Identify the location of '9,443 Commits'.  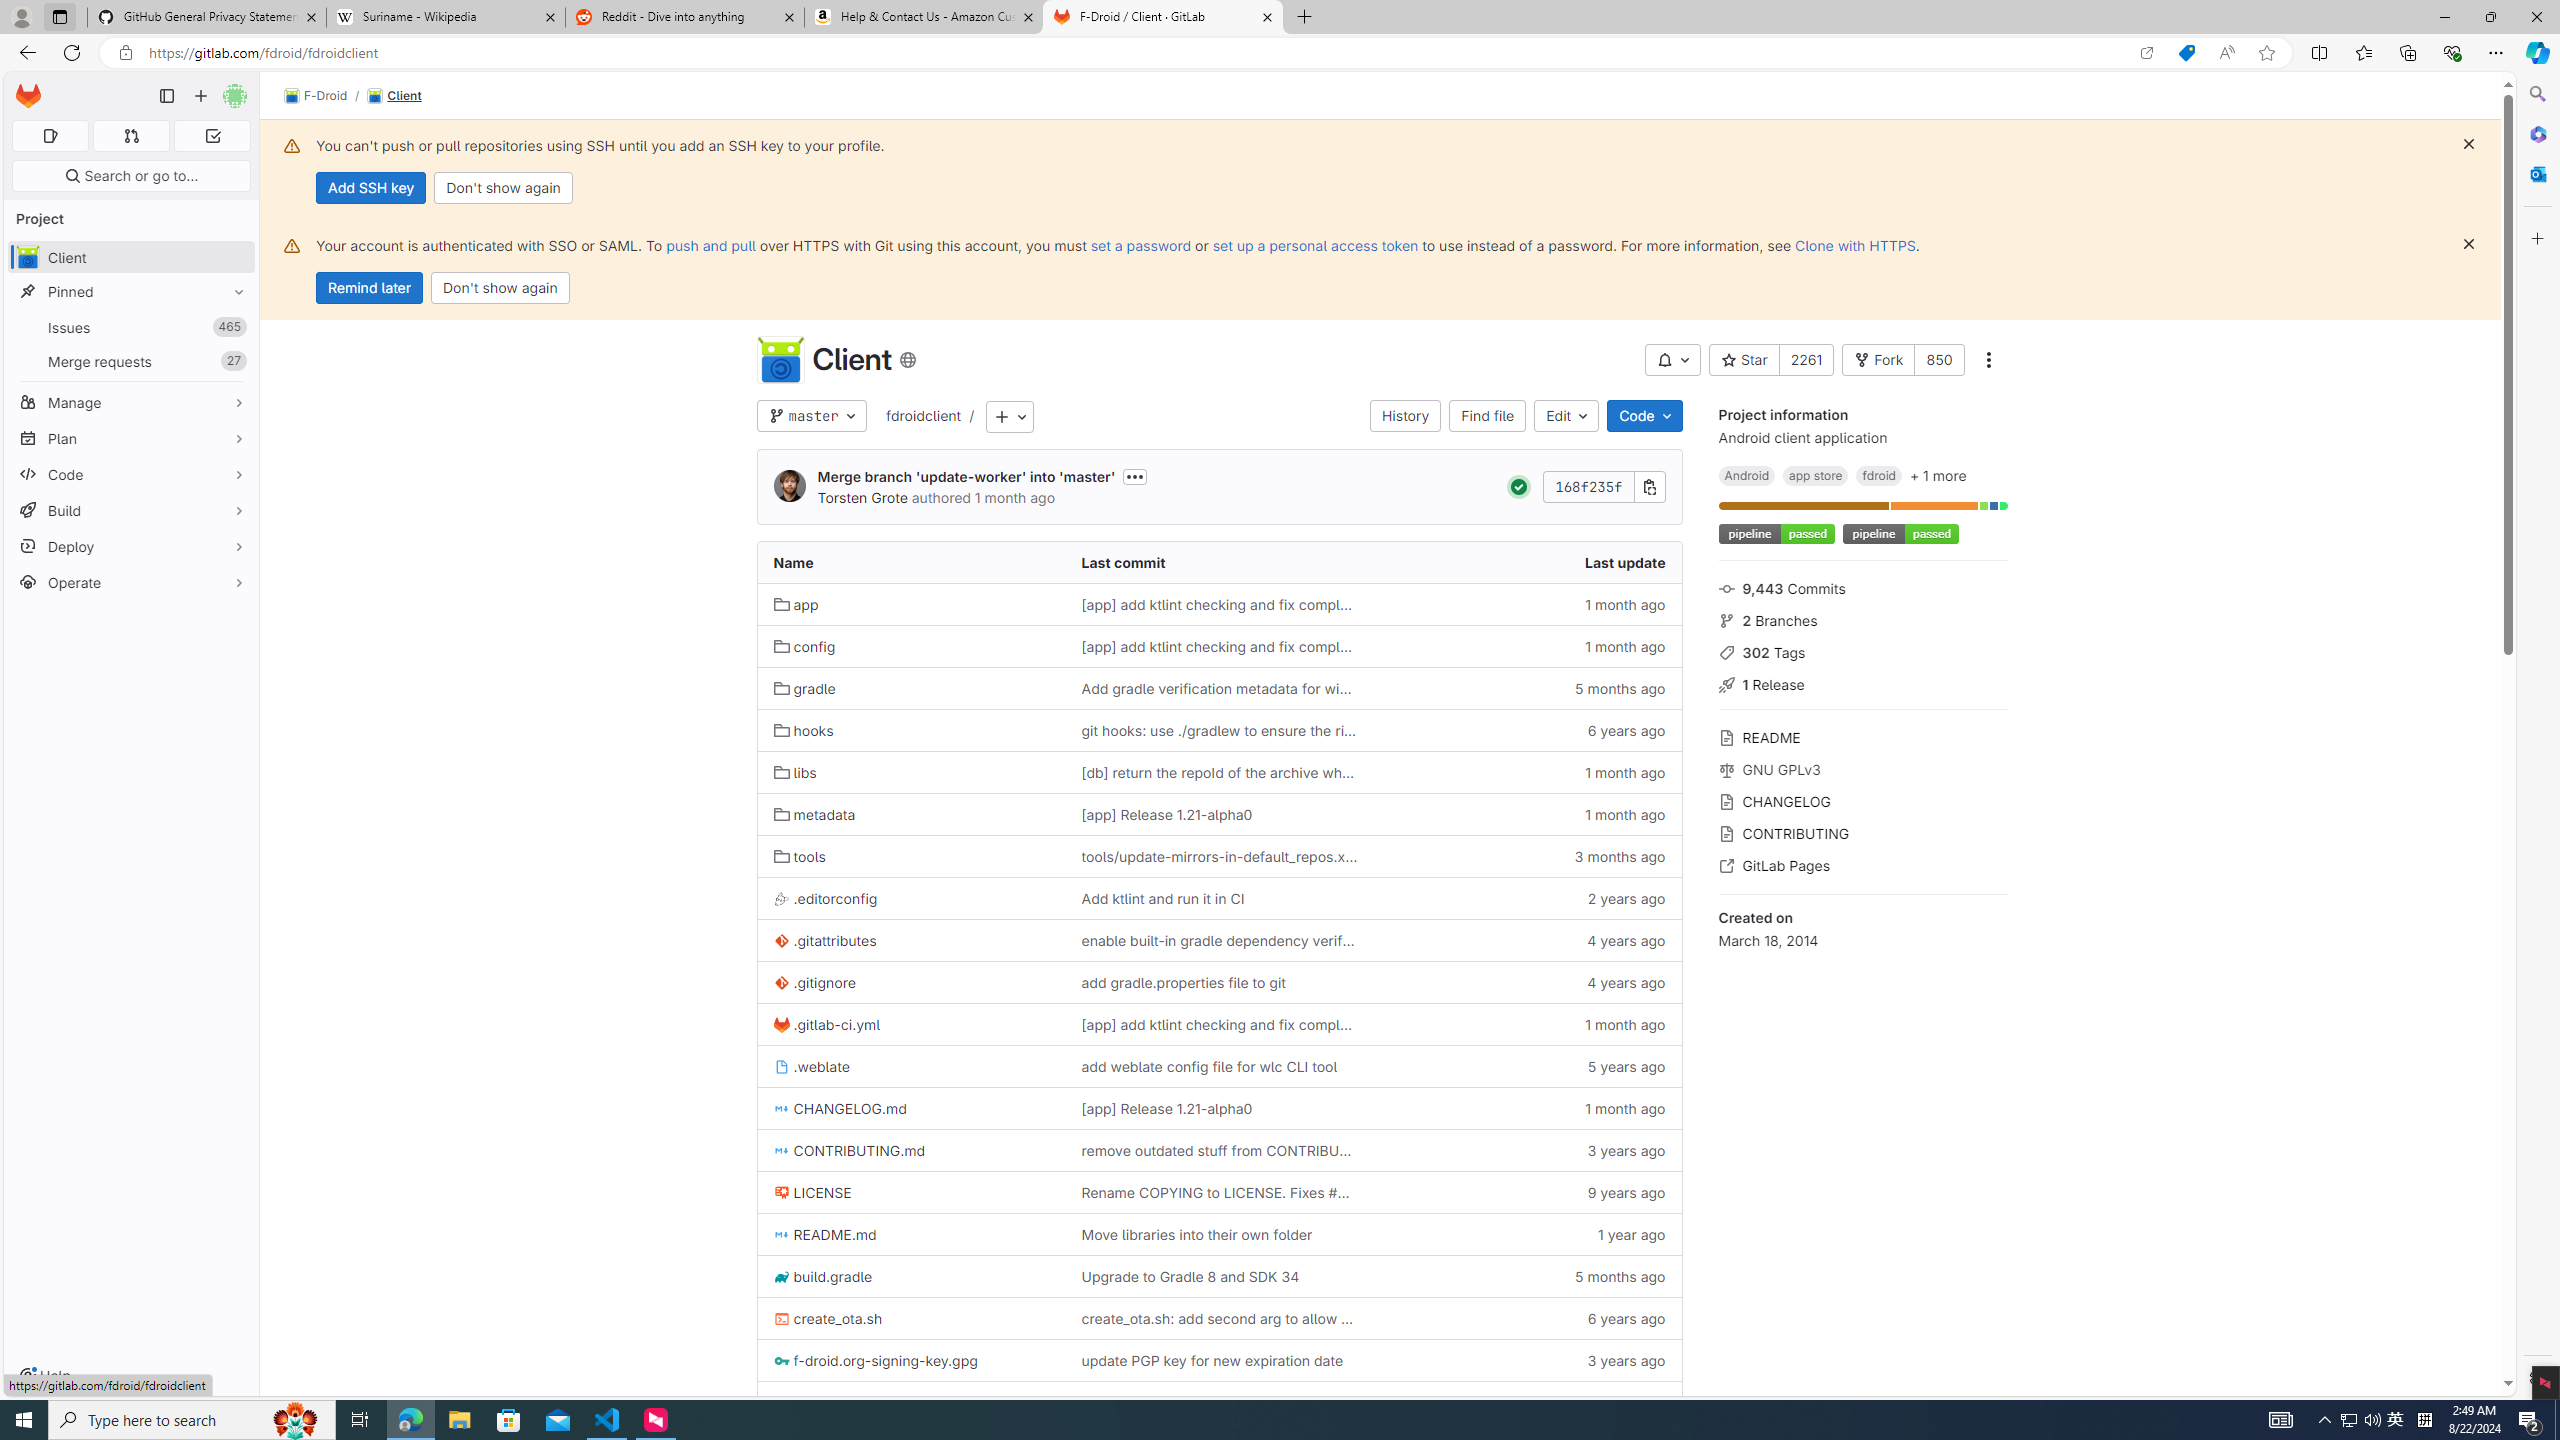
(1862, 586).